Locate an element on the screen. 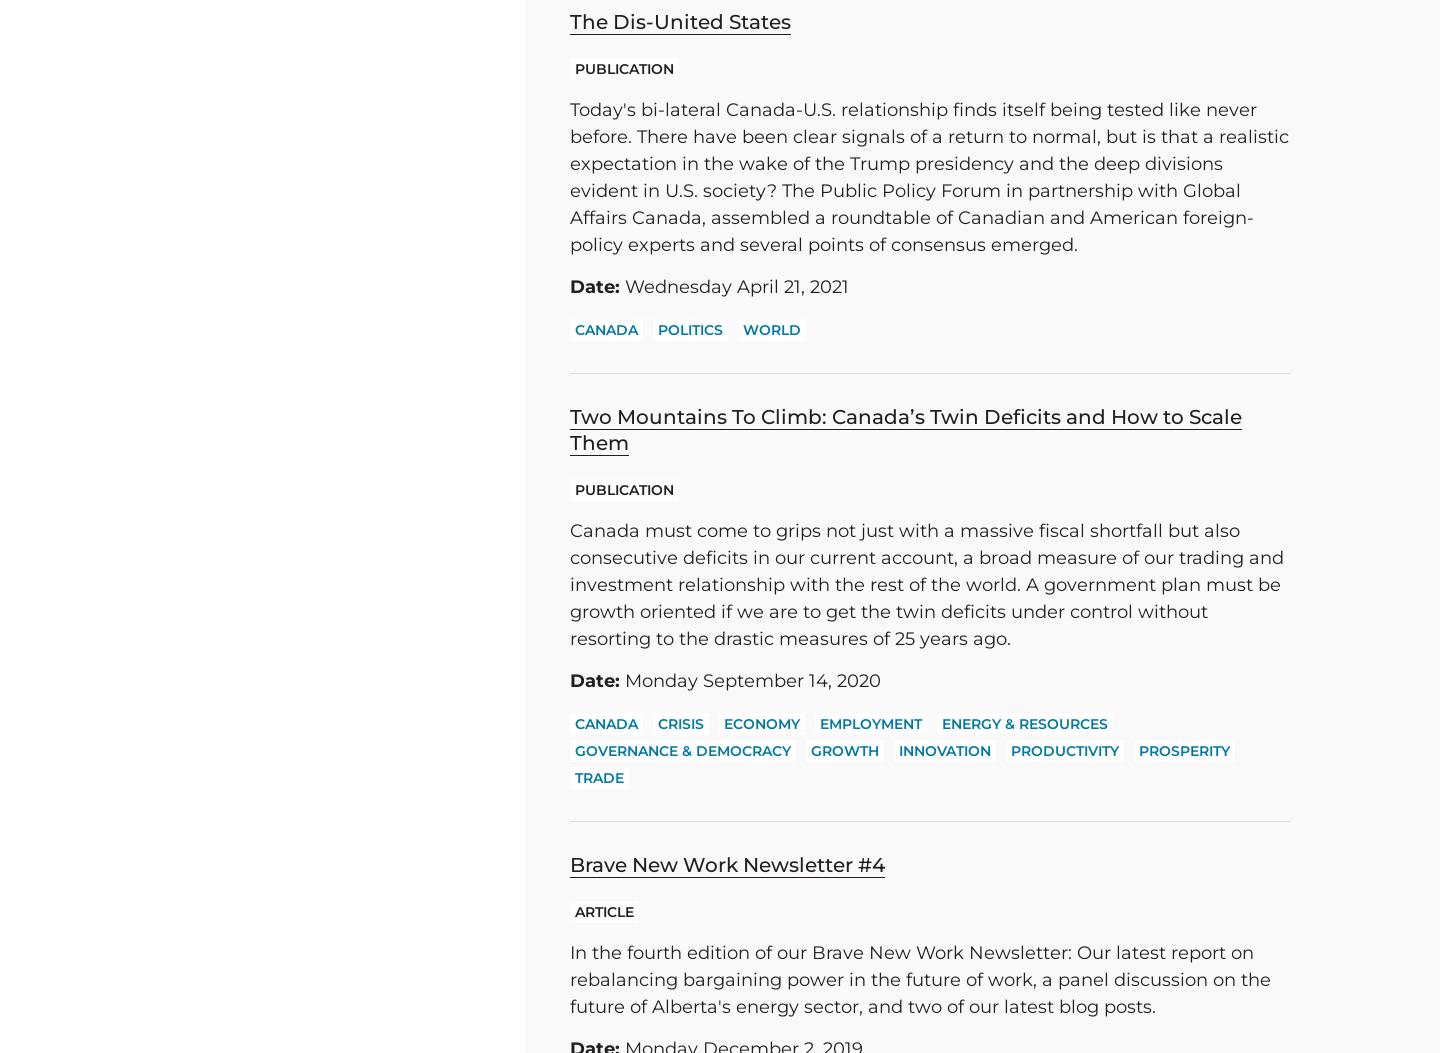 The height and width of the screenshot is (1053, 1440). 'Two Mountains To Climb: Canada’s Twin Deficits and How to Scale Them' is located at coordinates (906, 430).